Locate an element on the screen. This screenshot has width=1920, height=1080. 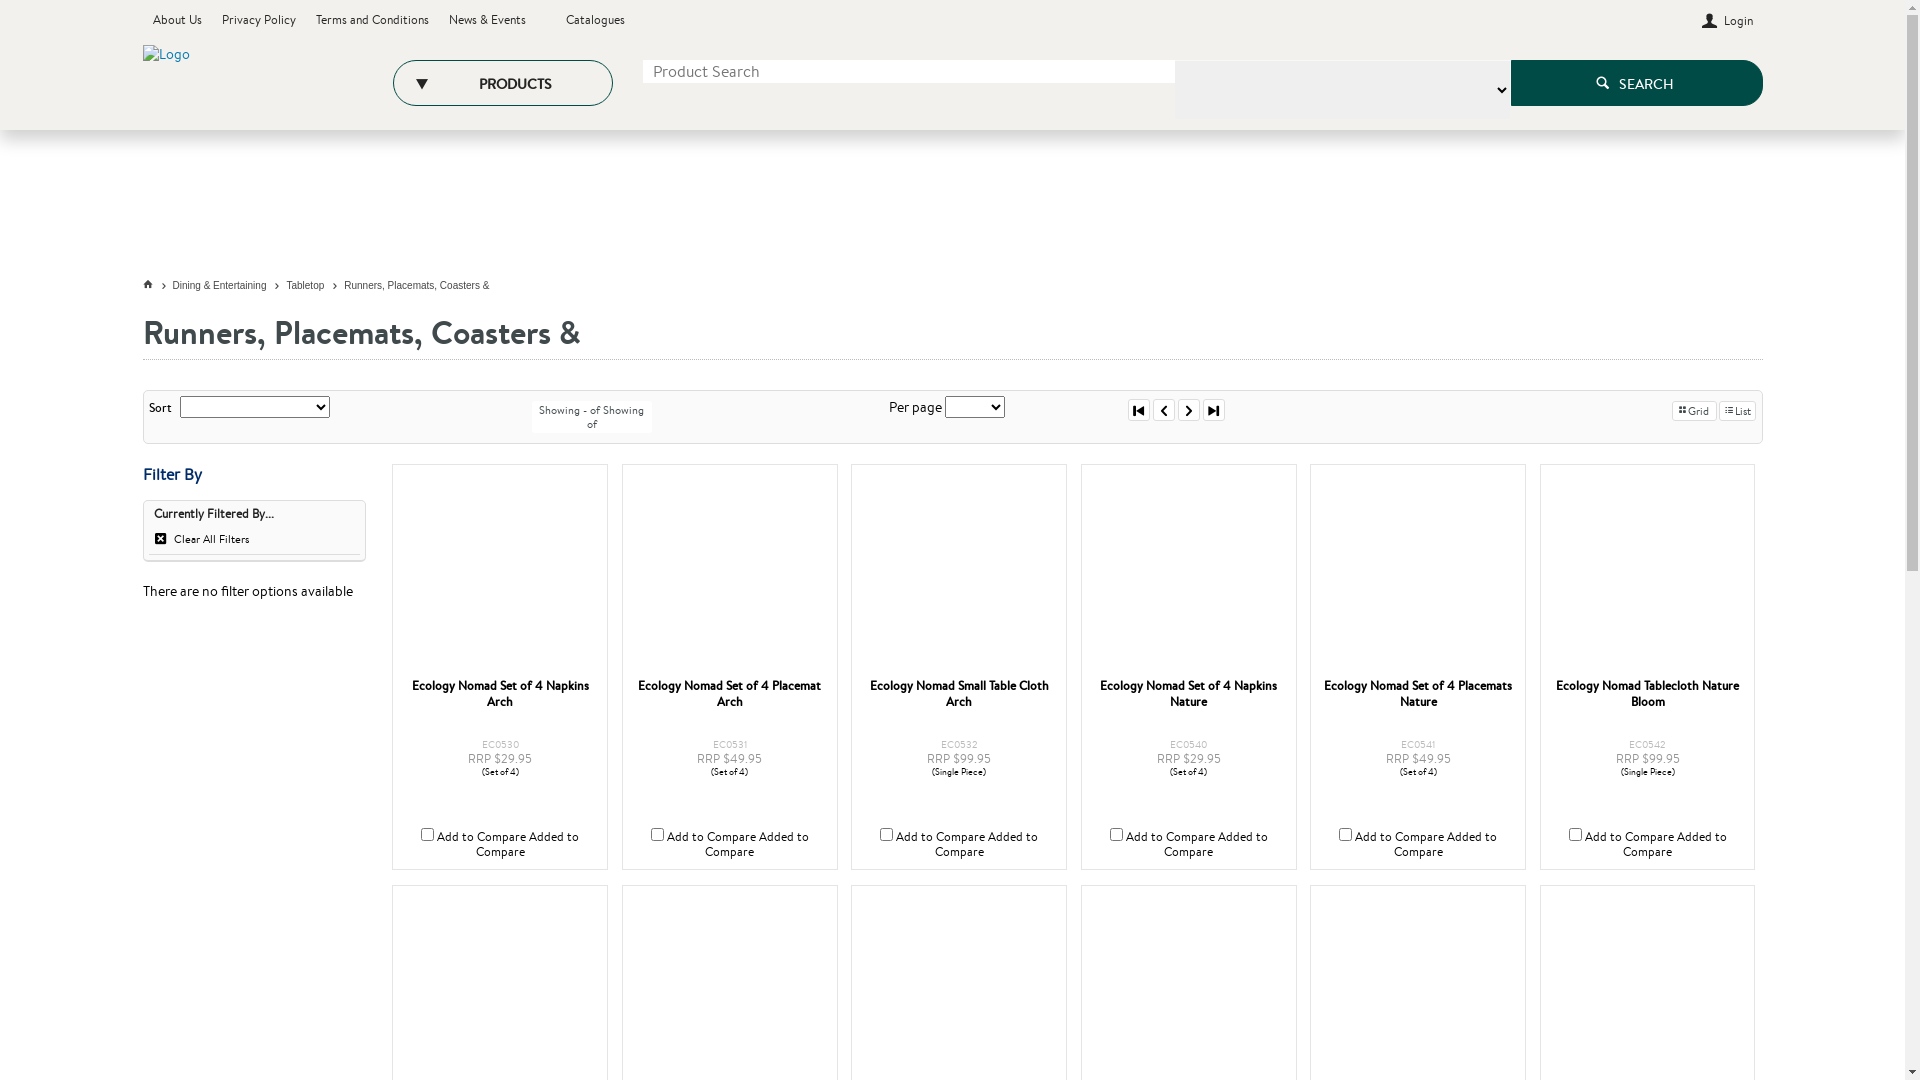
'Added to Compare' is located at coordinates (528, 844).